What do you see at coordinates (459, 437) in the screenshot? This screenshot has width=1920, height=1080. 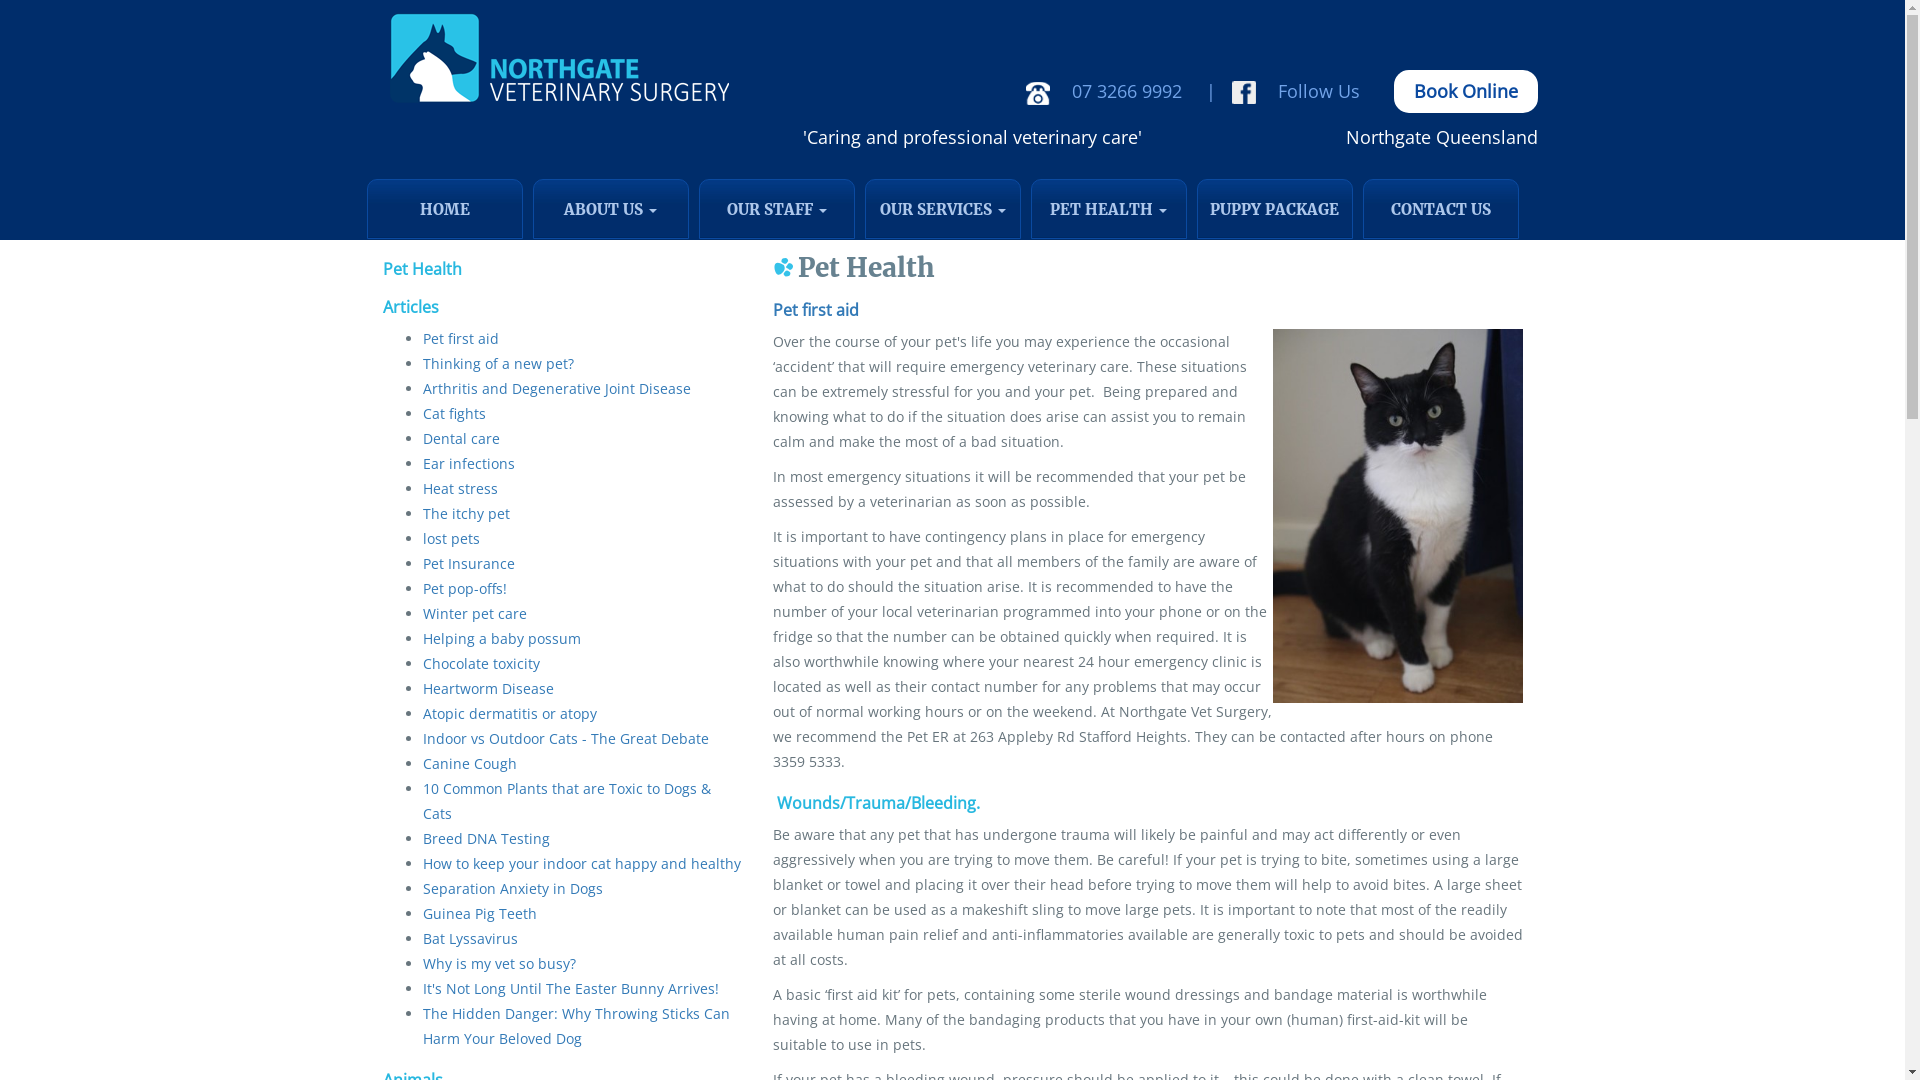 I see `'Dental care'` at bounding box center [459, 437].